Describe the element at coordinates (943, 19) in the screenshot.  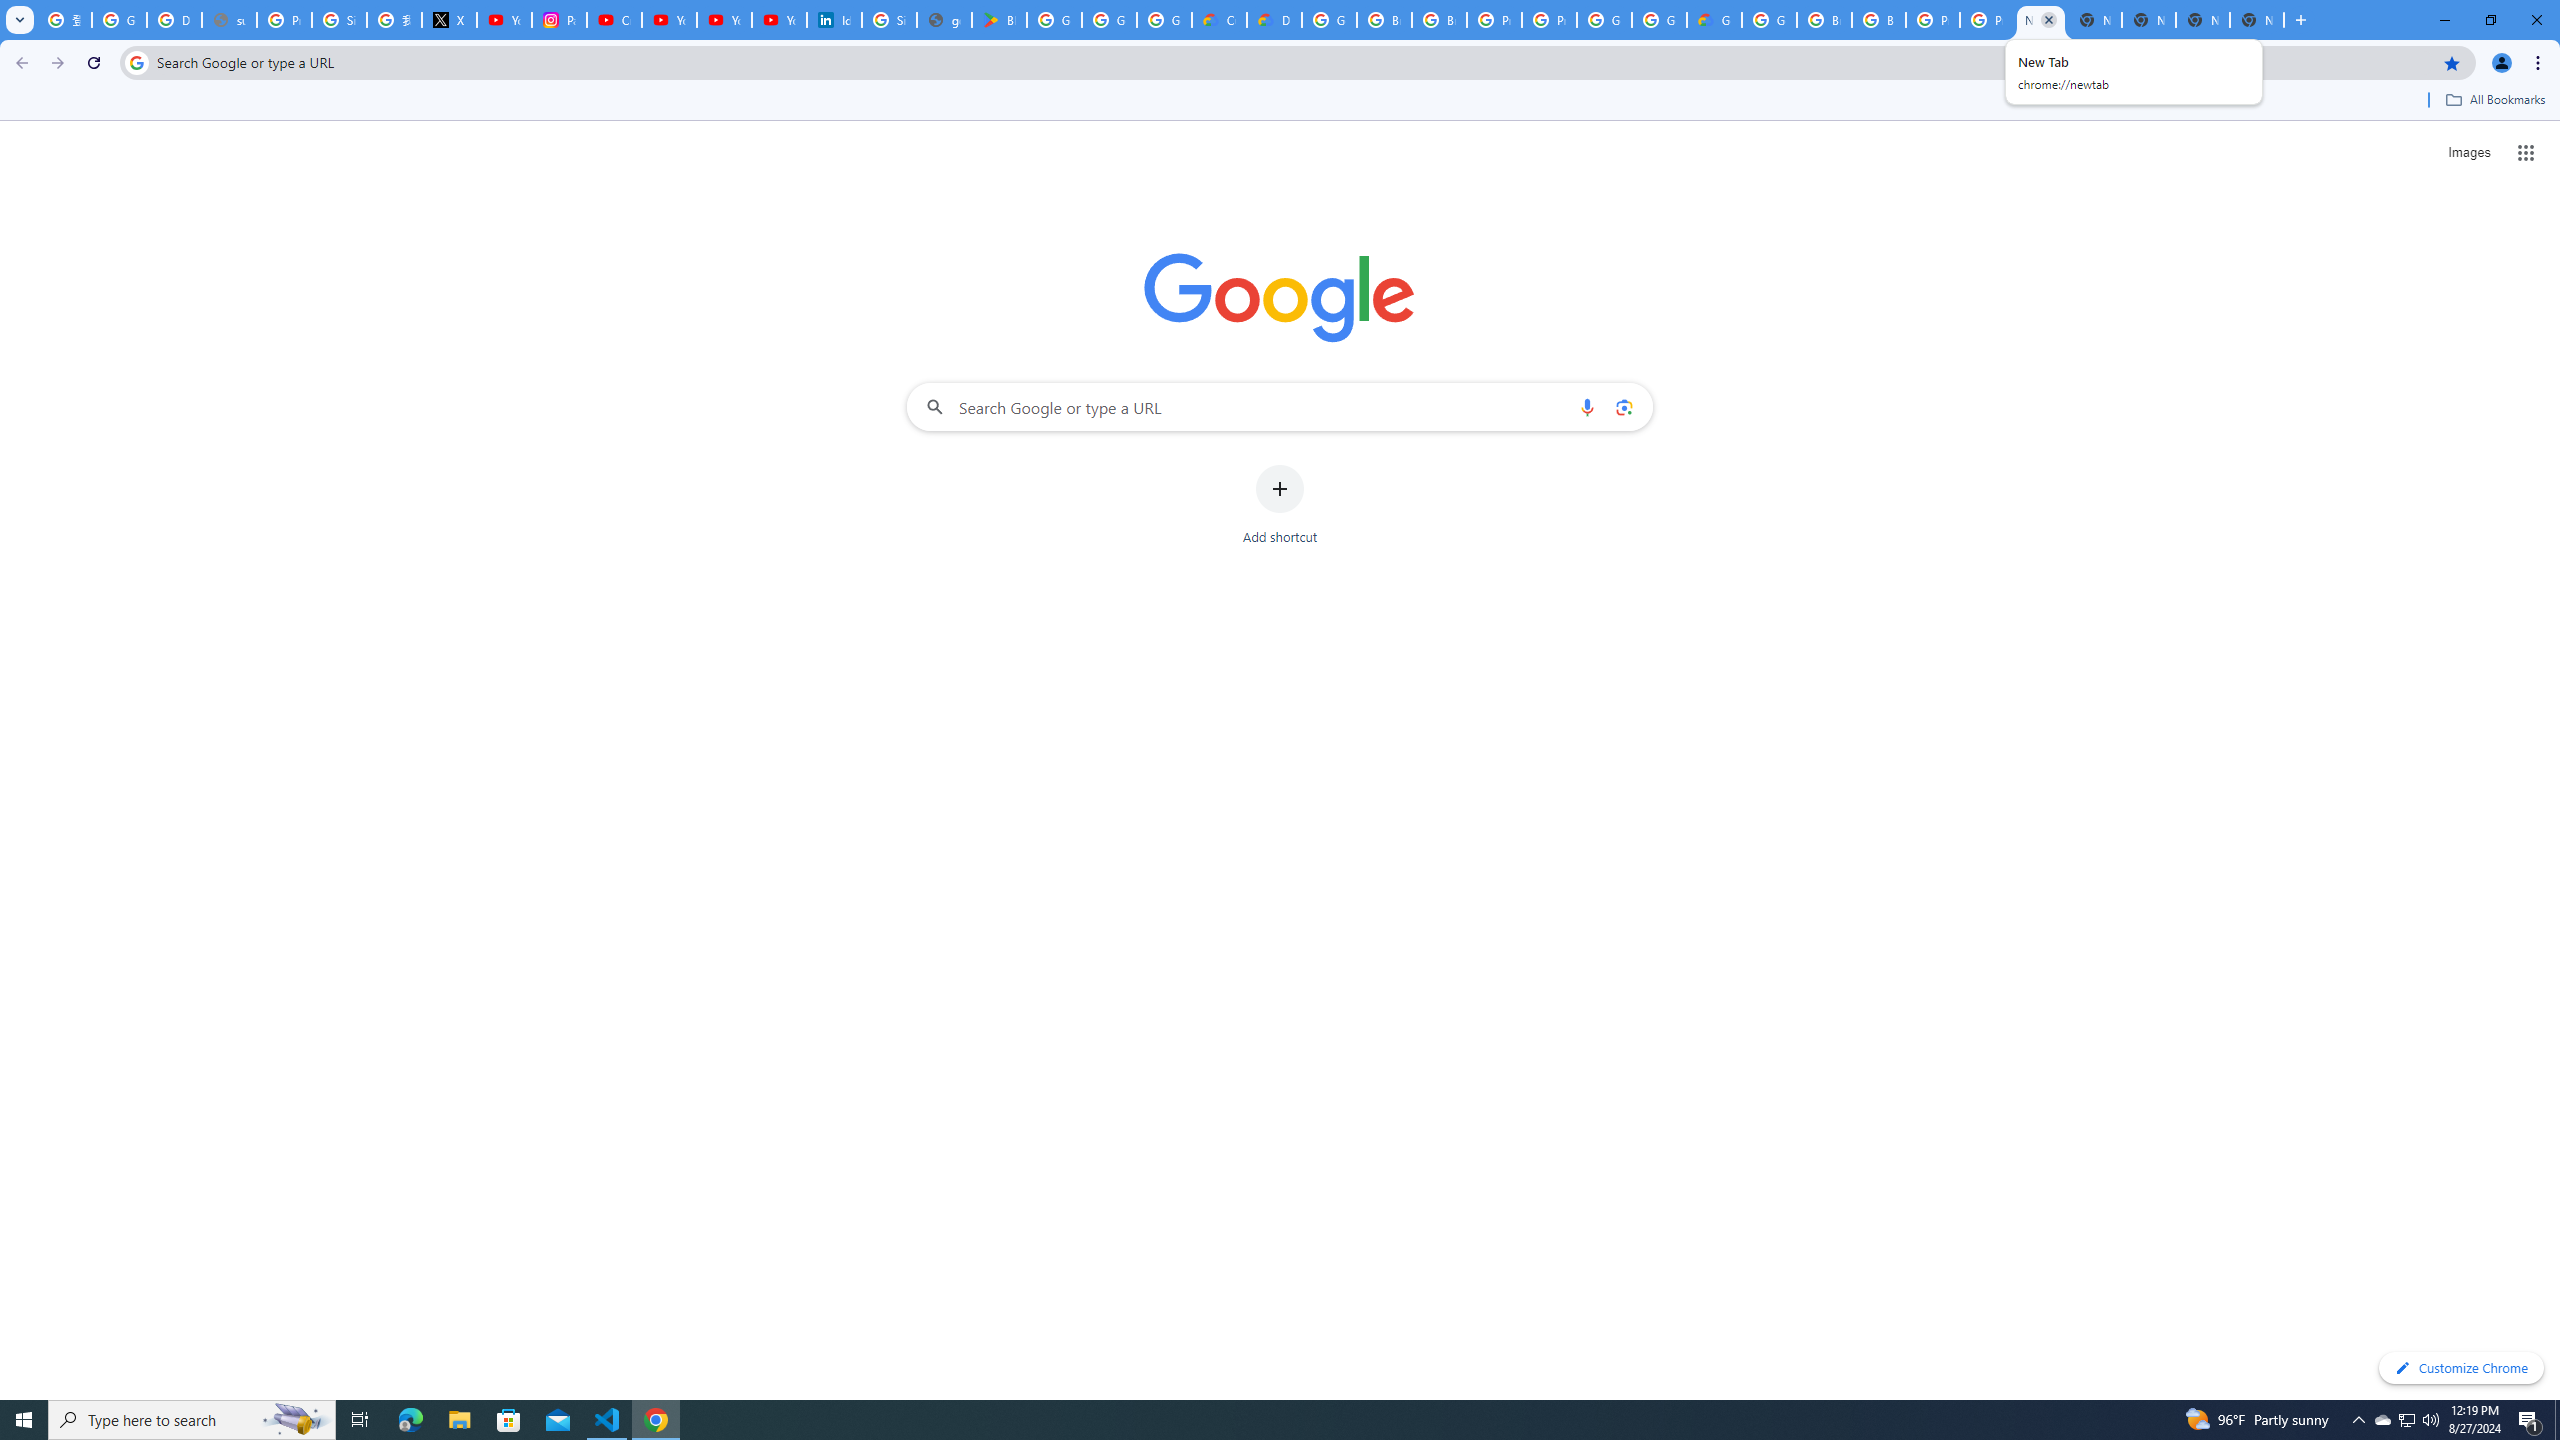
I see `'google_privacy_policy_en.pdf'` at that location.